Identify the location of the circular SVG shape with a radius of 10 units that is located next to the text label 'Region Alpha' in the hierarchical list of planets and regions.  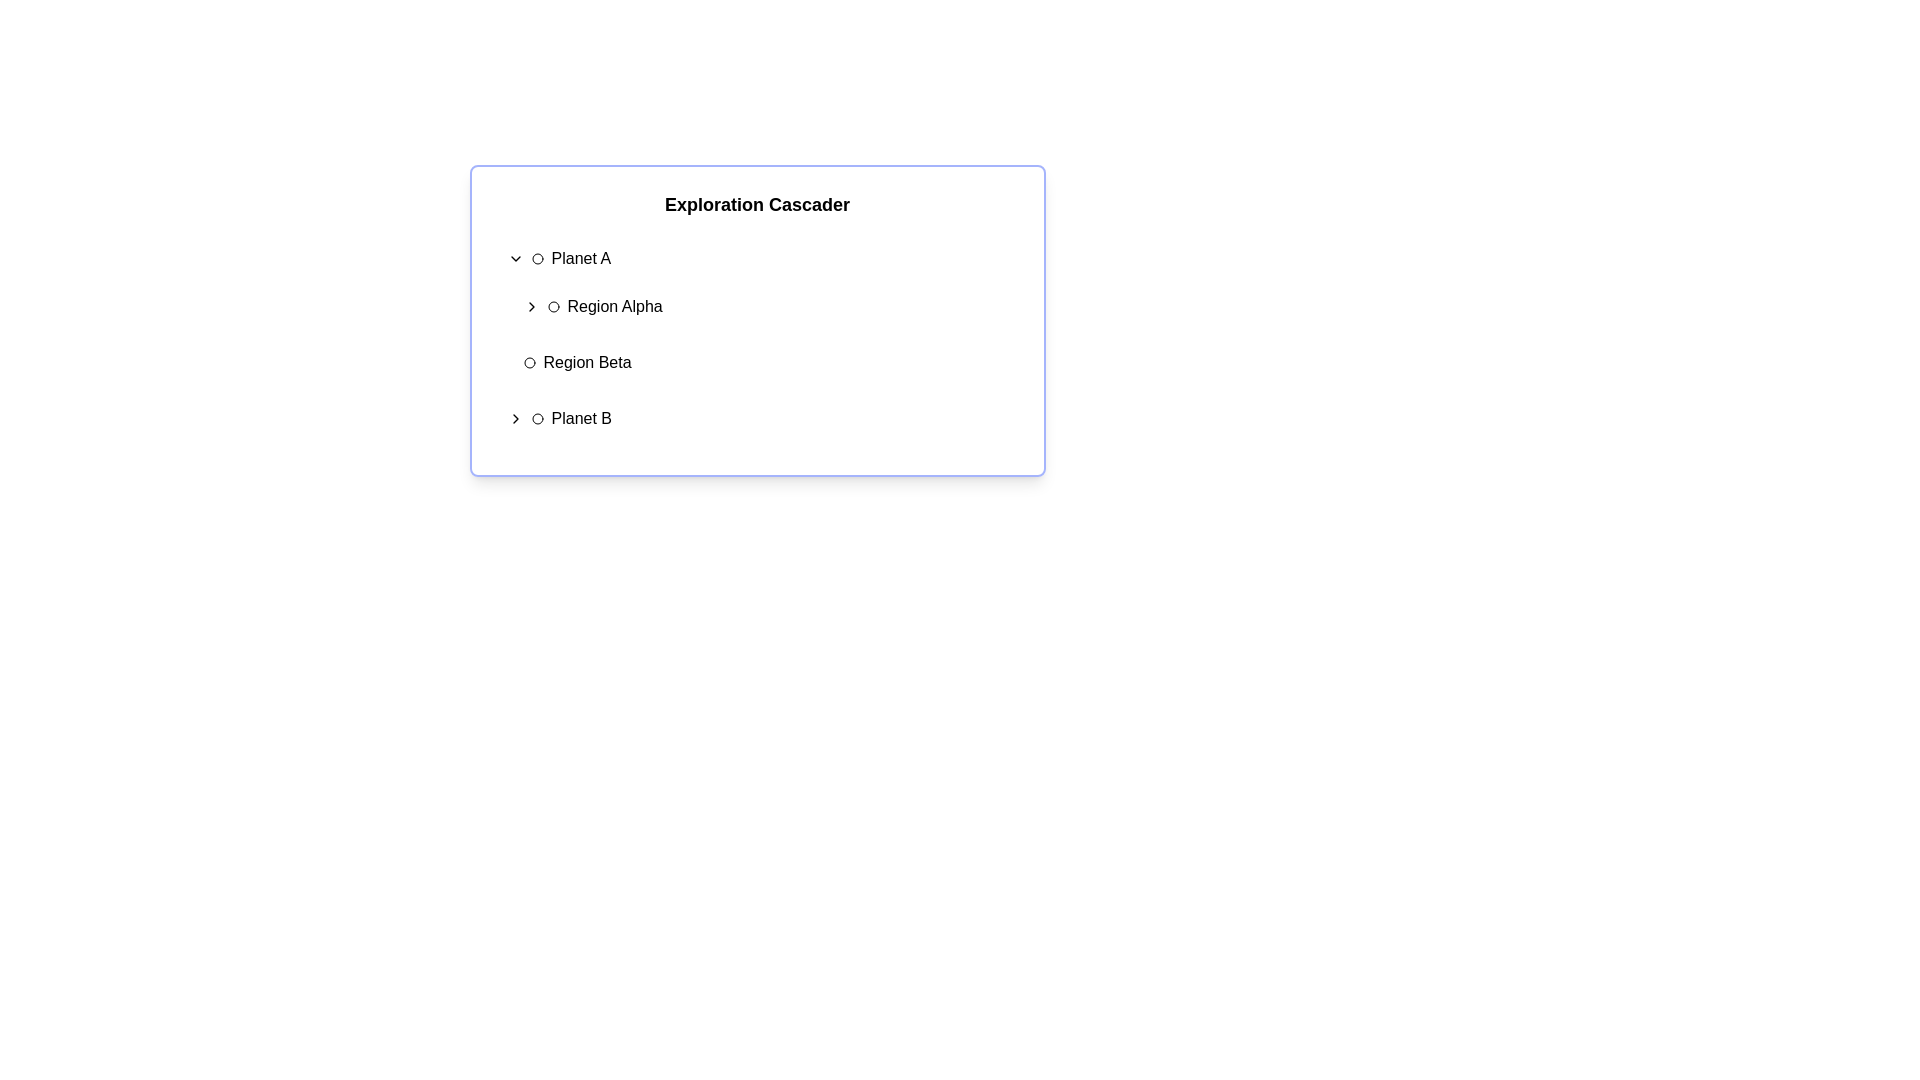
(553, 307).